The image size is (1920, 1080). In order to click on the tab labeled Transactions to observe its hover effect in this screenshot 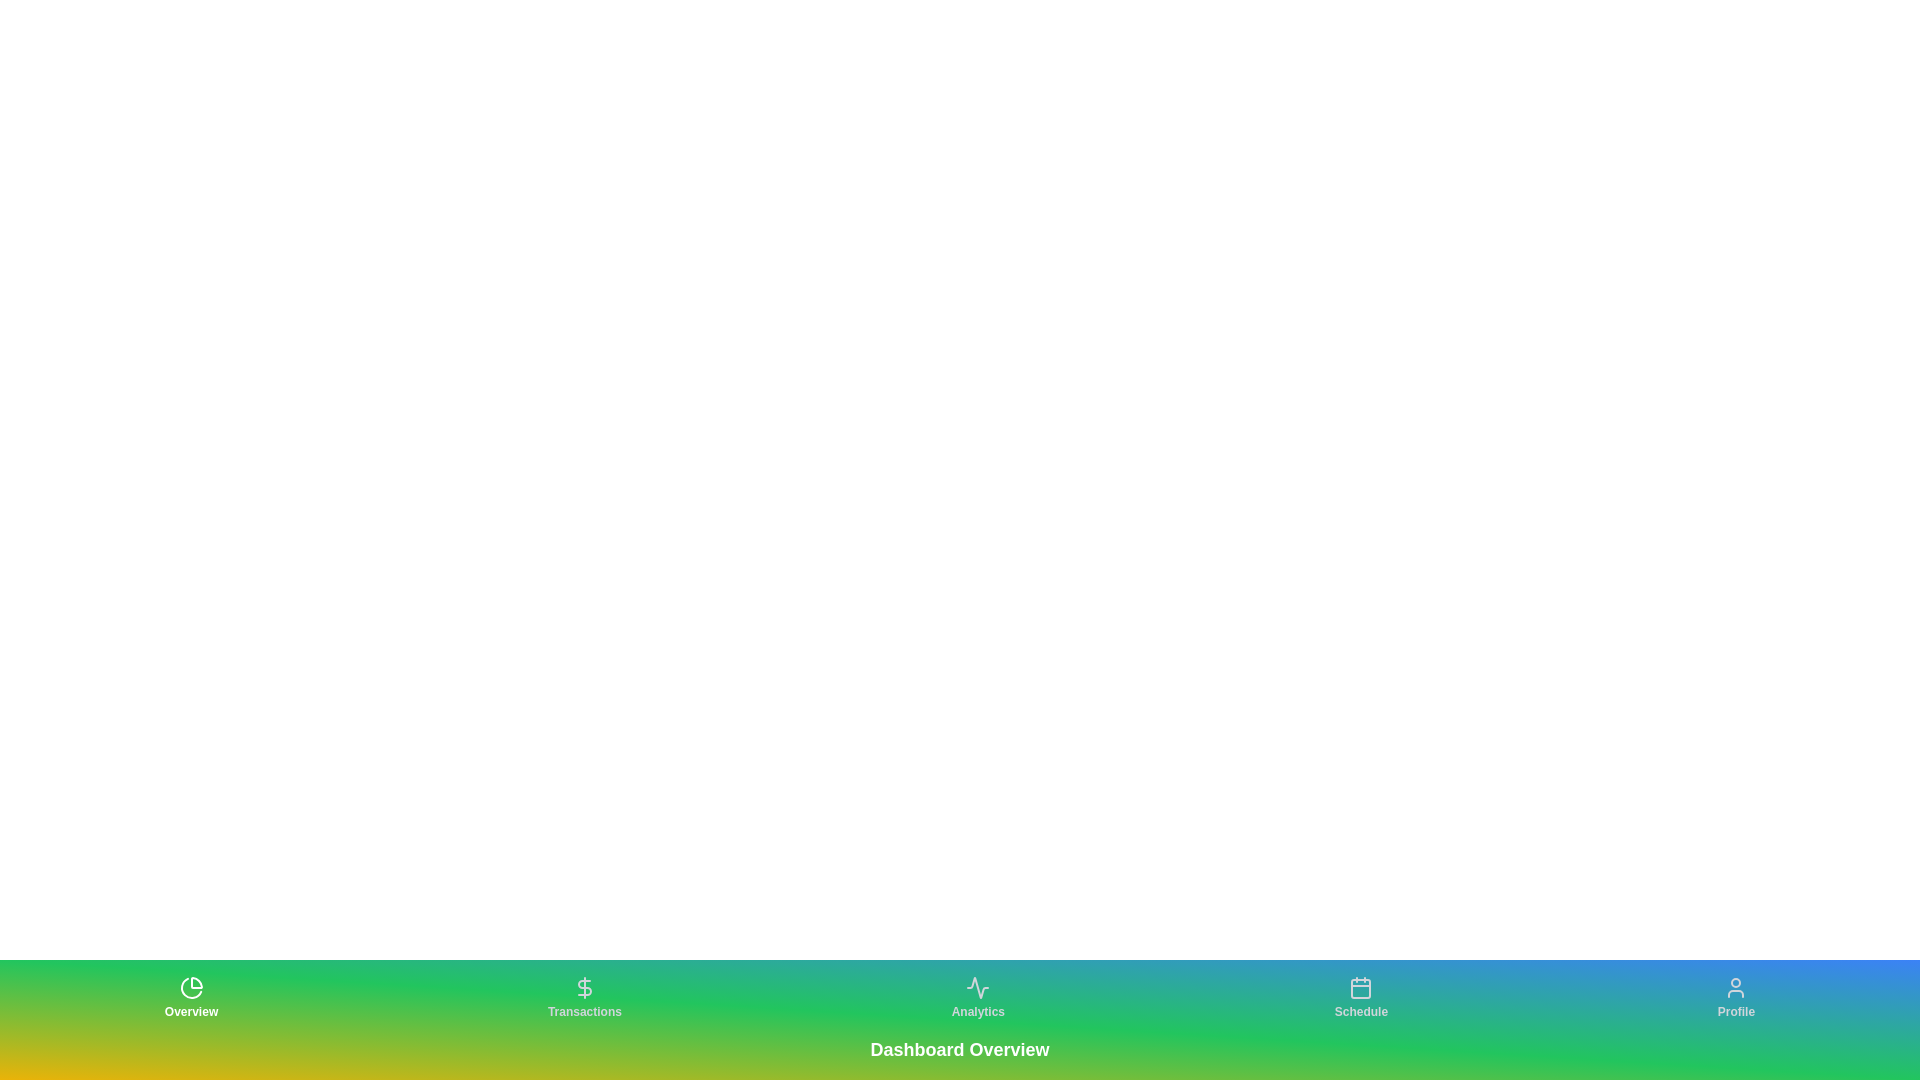, I will do `click(584, 998)`.